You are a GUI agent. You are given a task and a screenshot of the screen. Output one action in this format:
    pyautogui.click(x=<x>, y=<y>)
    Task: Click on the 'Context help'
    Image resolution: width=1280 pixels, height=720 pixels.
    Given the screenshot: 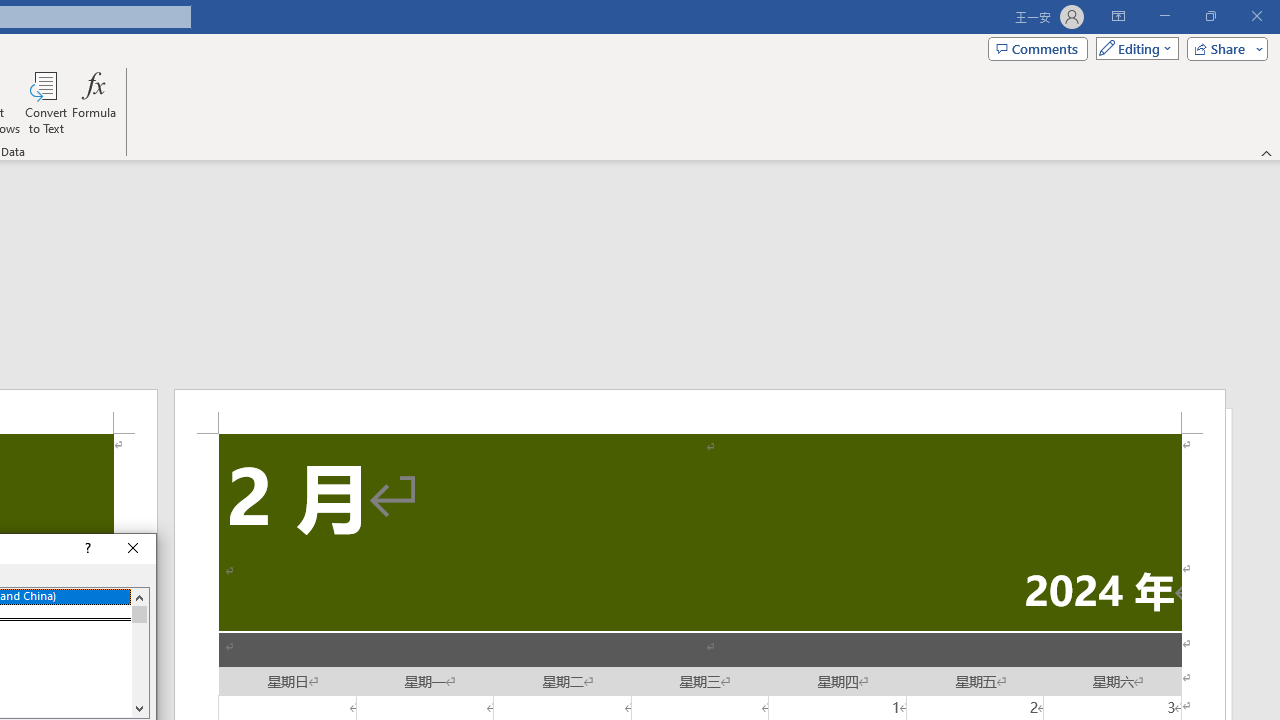 What is the action you would take?
    pyautogui.click(x=85, y=549)
    